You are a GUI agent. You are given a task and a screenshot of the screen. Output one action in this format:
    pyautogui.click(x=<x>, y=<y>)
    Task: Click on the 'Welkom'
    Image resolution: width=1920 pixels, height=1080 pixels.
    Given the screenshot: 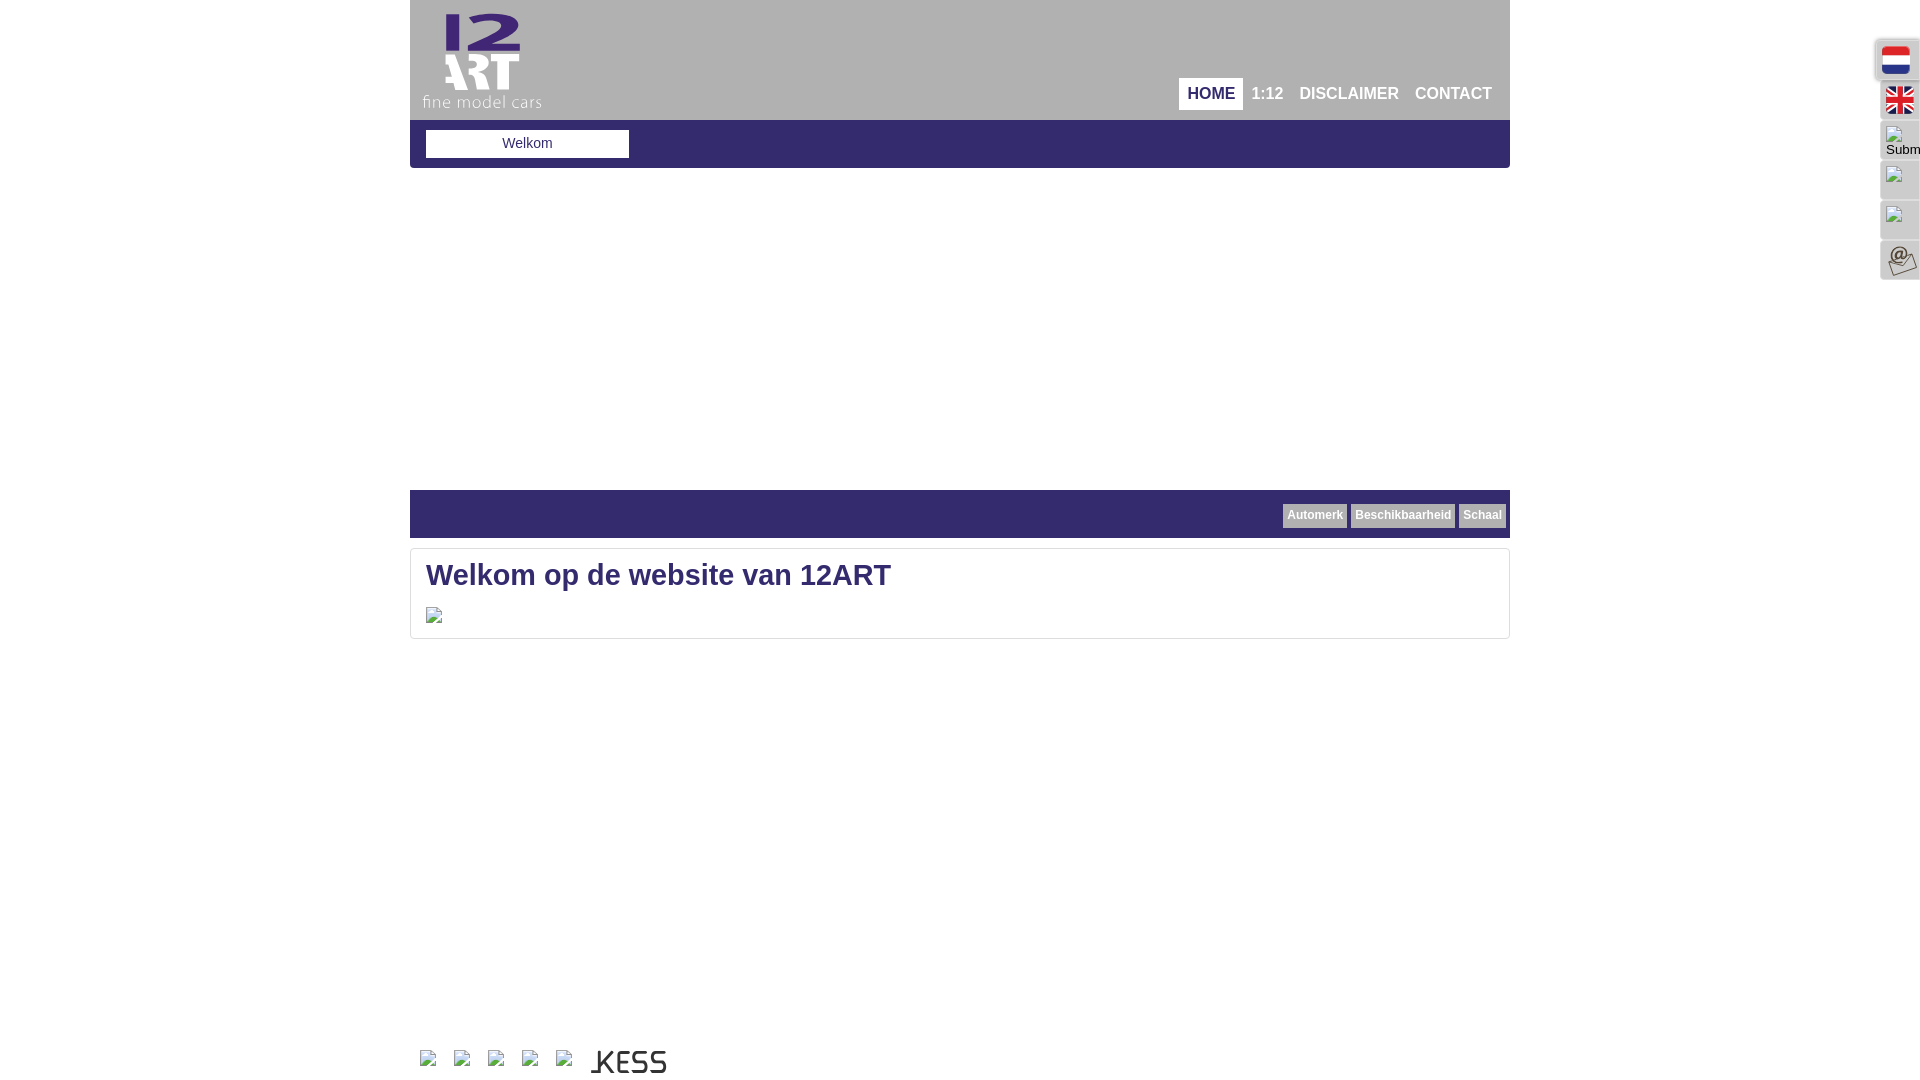 What is the action you would take?
    pyautogui.click(x=527, y=142)
    